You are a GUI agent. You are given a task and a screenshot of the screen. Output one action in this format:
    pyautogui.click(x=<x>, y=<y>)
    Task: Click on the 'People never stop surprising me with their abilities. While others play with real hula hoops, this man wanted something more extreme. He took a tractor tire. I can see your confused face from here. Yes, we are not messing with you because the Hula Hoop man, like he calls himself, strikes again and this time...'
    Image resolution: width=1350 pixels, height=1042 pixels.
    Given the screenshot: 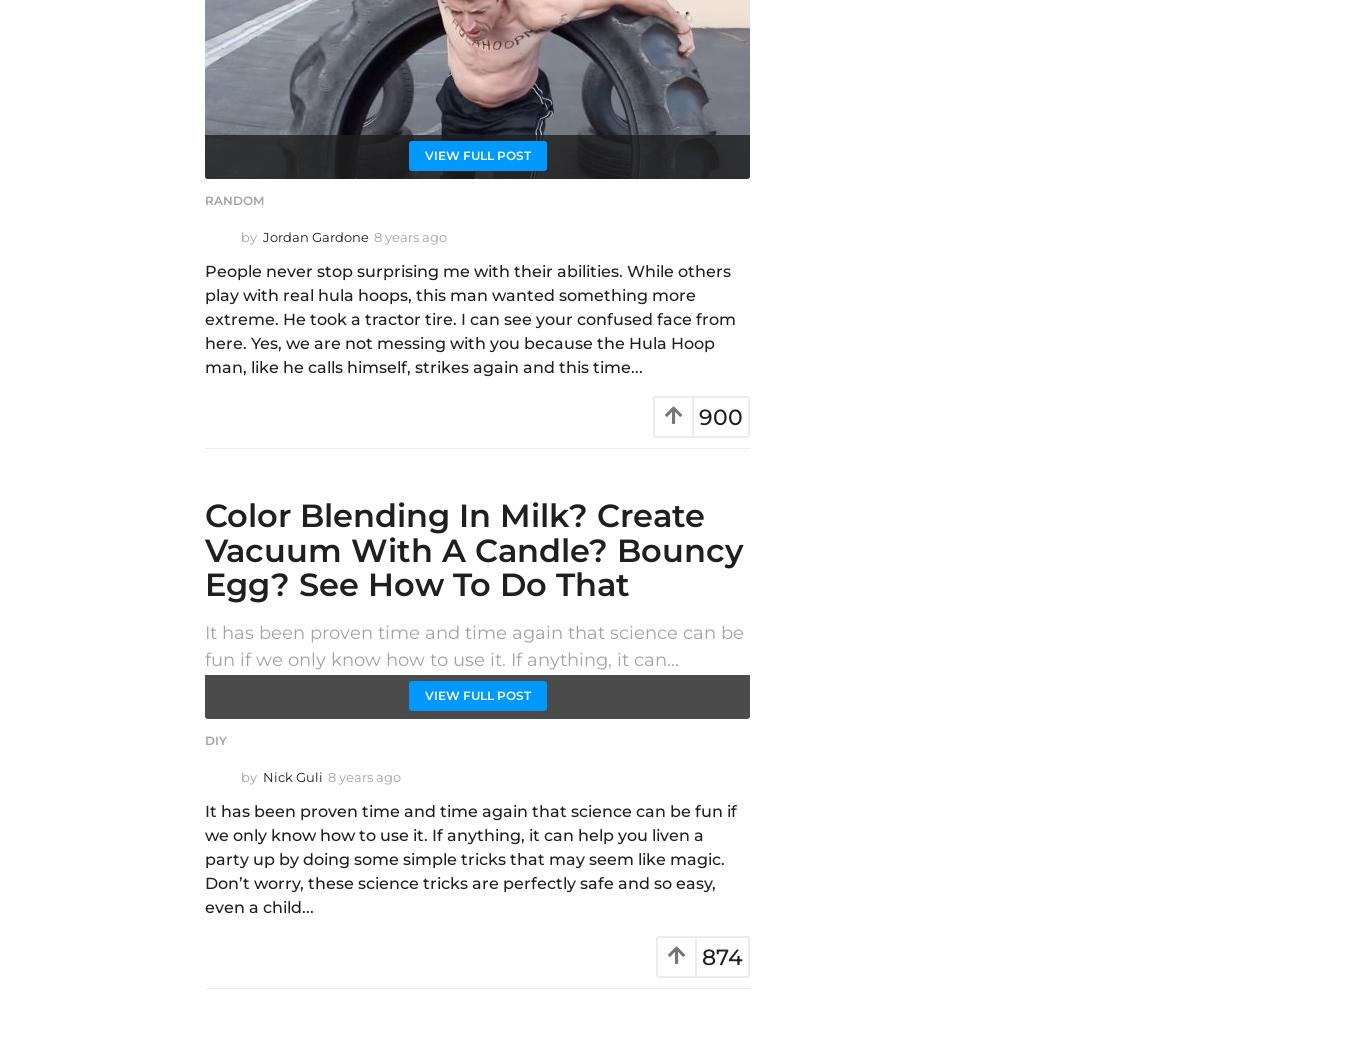 What is the action you would take?
    pyautogui.click(x=469, y=319)
    